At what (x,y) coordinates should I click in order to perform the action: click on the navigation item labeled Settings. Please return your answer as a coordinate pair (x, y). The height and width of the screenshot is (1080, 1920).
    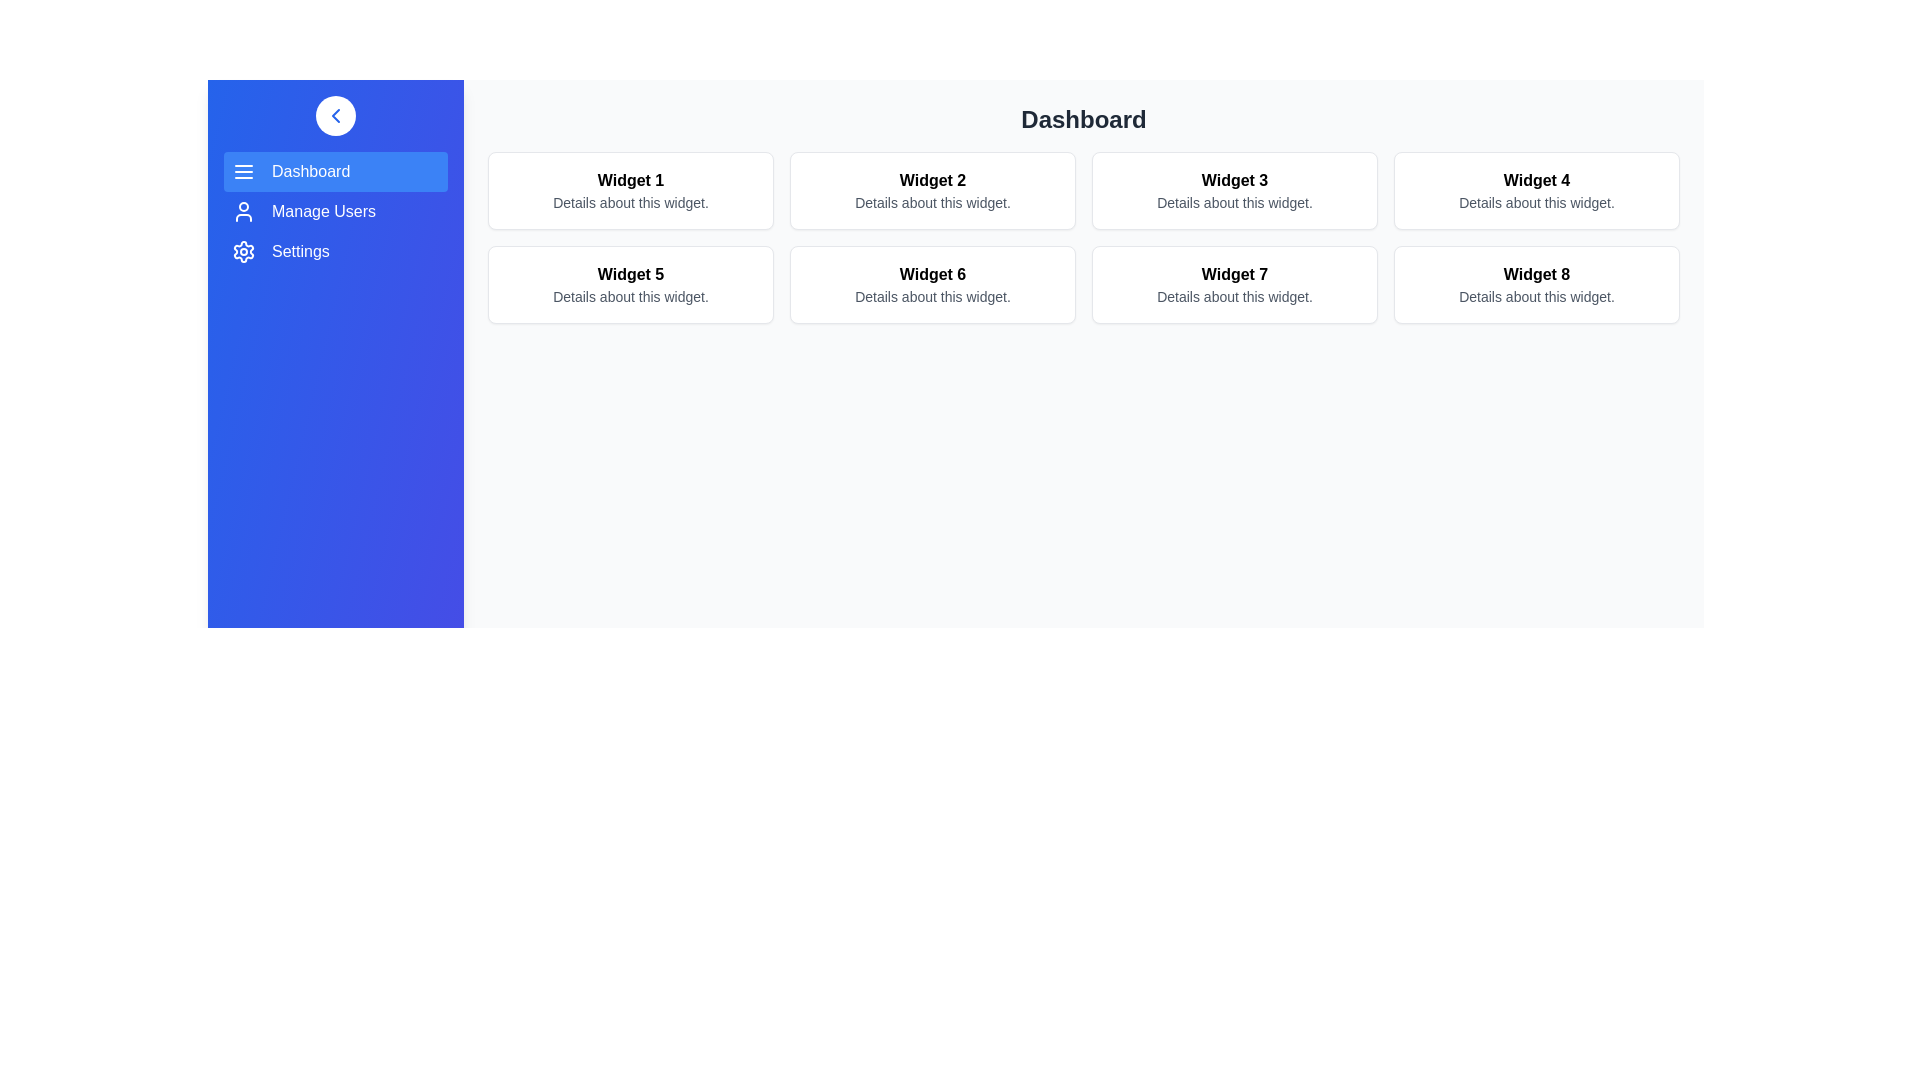
    Looking at the image, I should click on (336, 250).